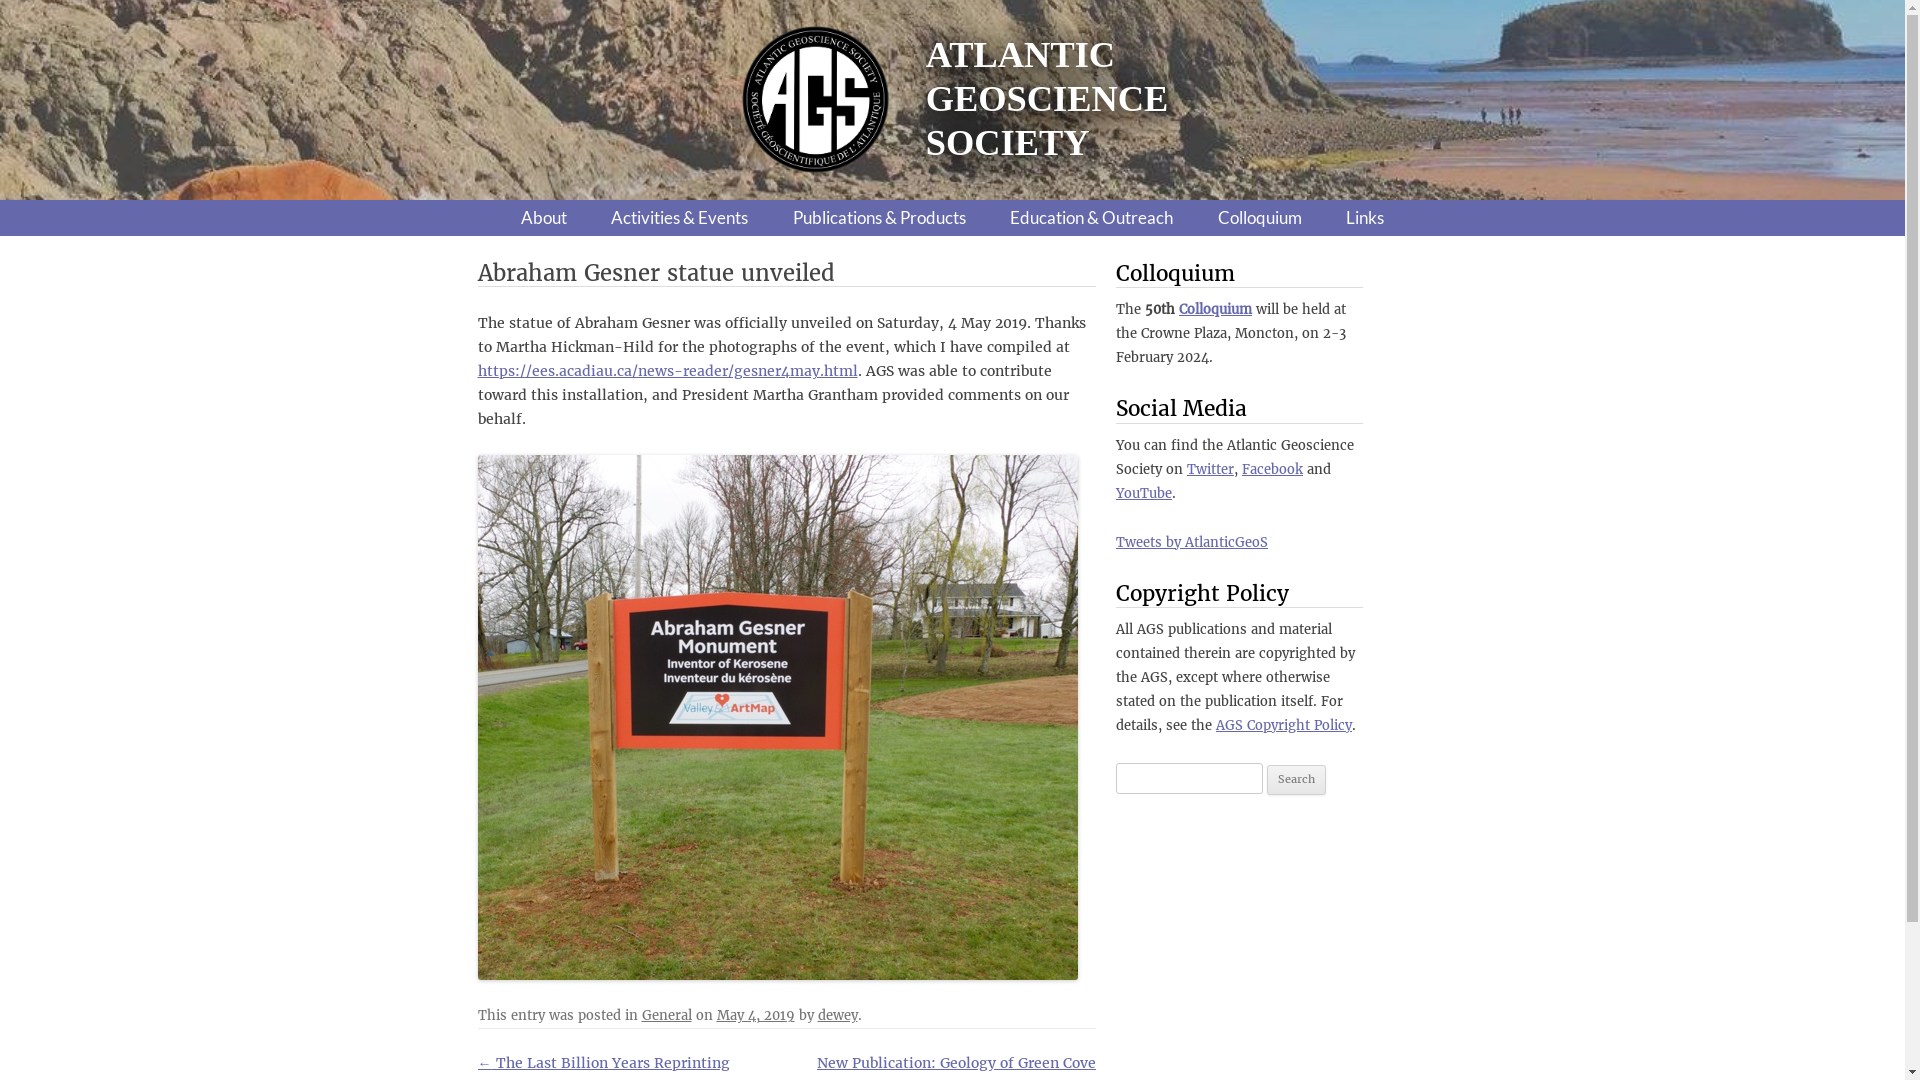 The height and width of the screenshot is (1080, 1920). Describe the element at coordinates (667, 1015) in the screenshot. I see `'General'` at that location.